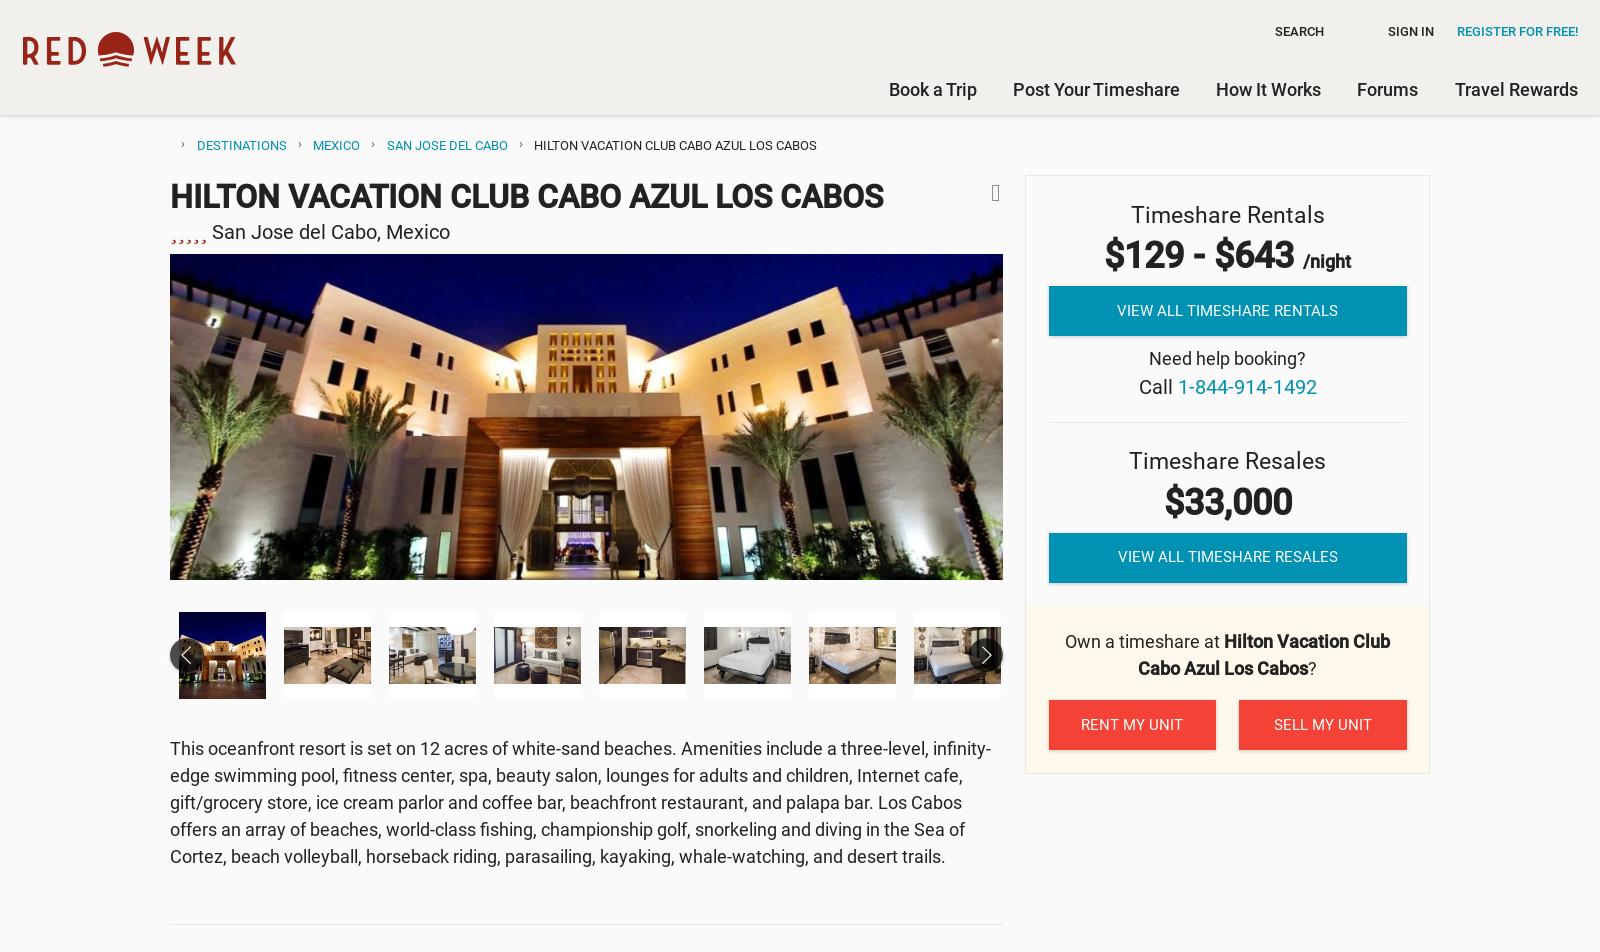 This screenshot has height=952, width=1600. Describe the element at coordinates (1321, 723) in the screenshot. I see `'Sell my unit'` at that location.